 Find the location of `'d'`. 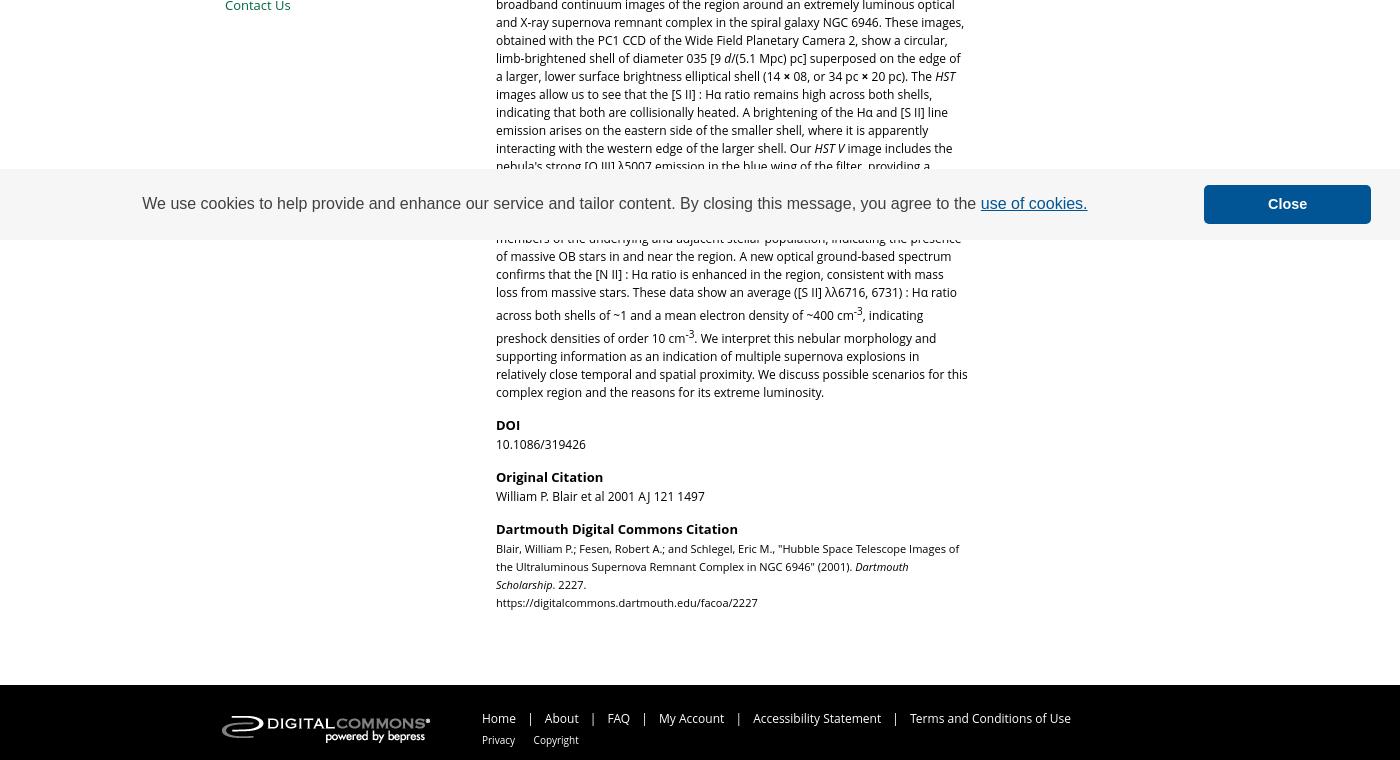

'd' is located at coordinates (723, 57).